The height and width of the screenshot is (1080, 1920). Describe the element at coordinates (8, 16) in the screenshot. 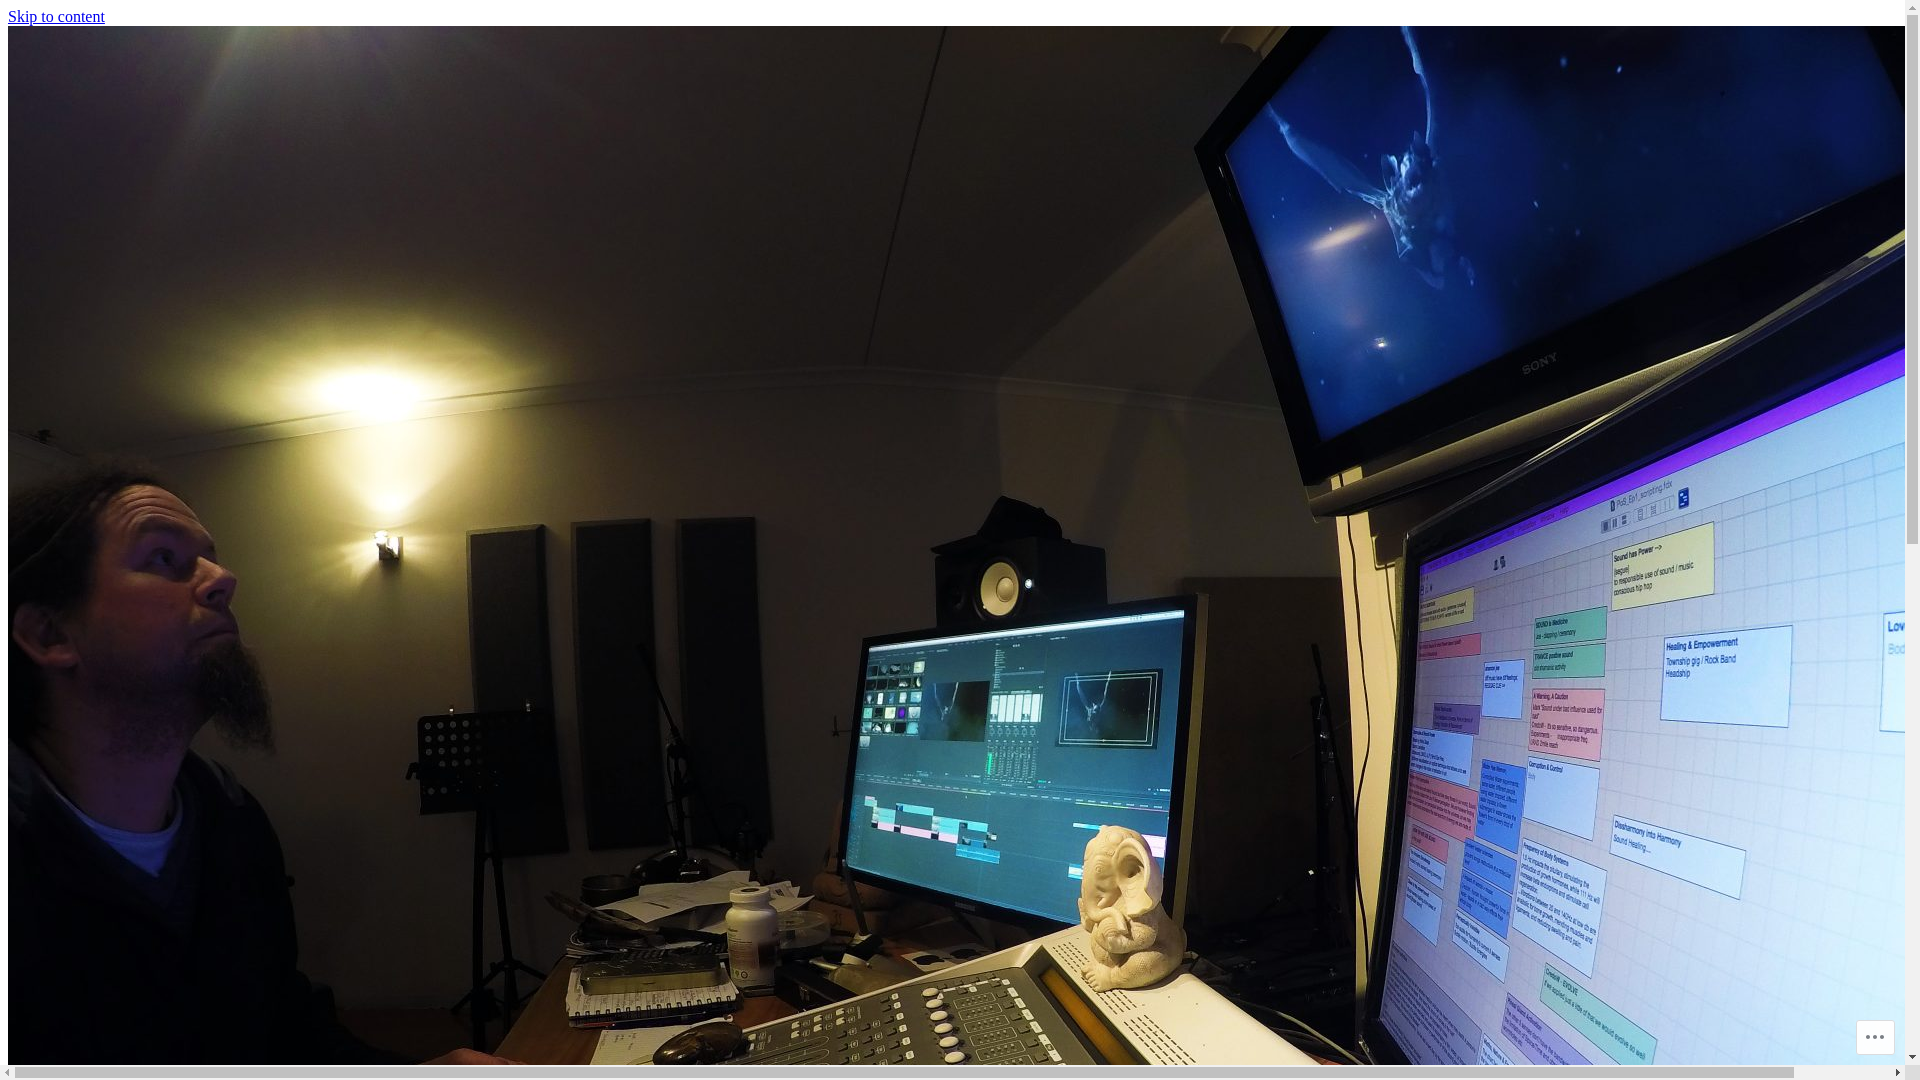

I see `'Skip to content'` at that location.